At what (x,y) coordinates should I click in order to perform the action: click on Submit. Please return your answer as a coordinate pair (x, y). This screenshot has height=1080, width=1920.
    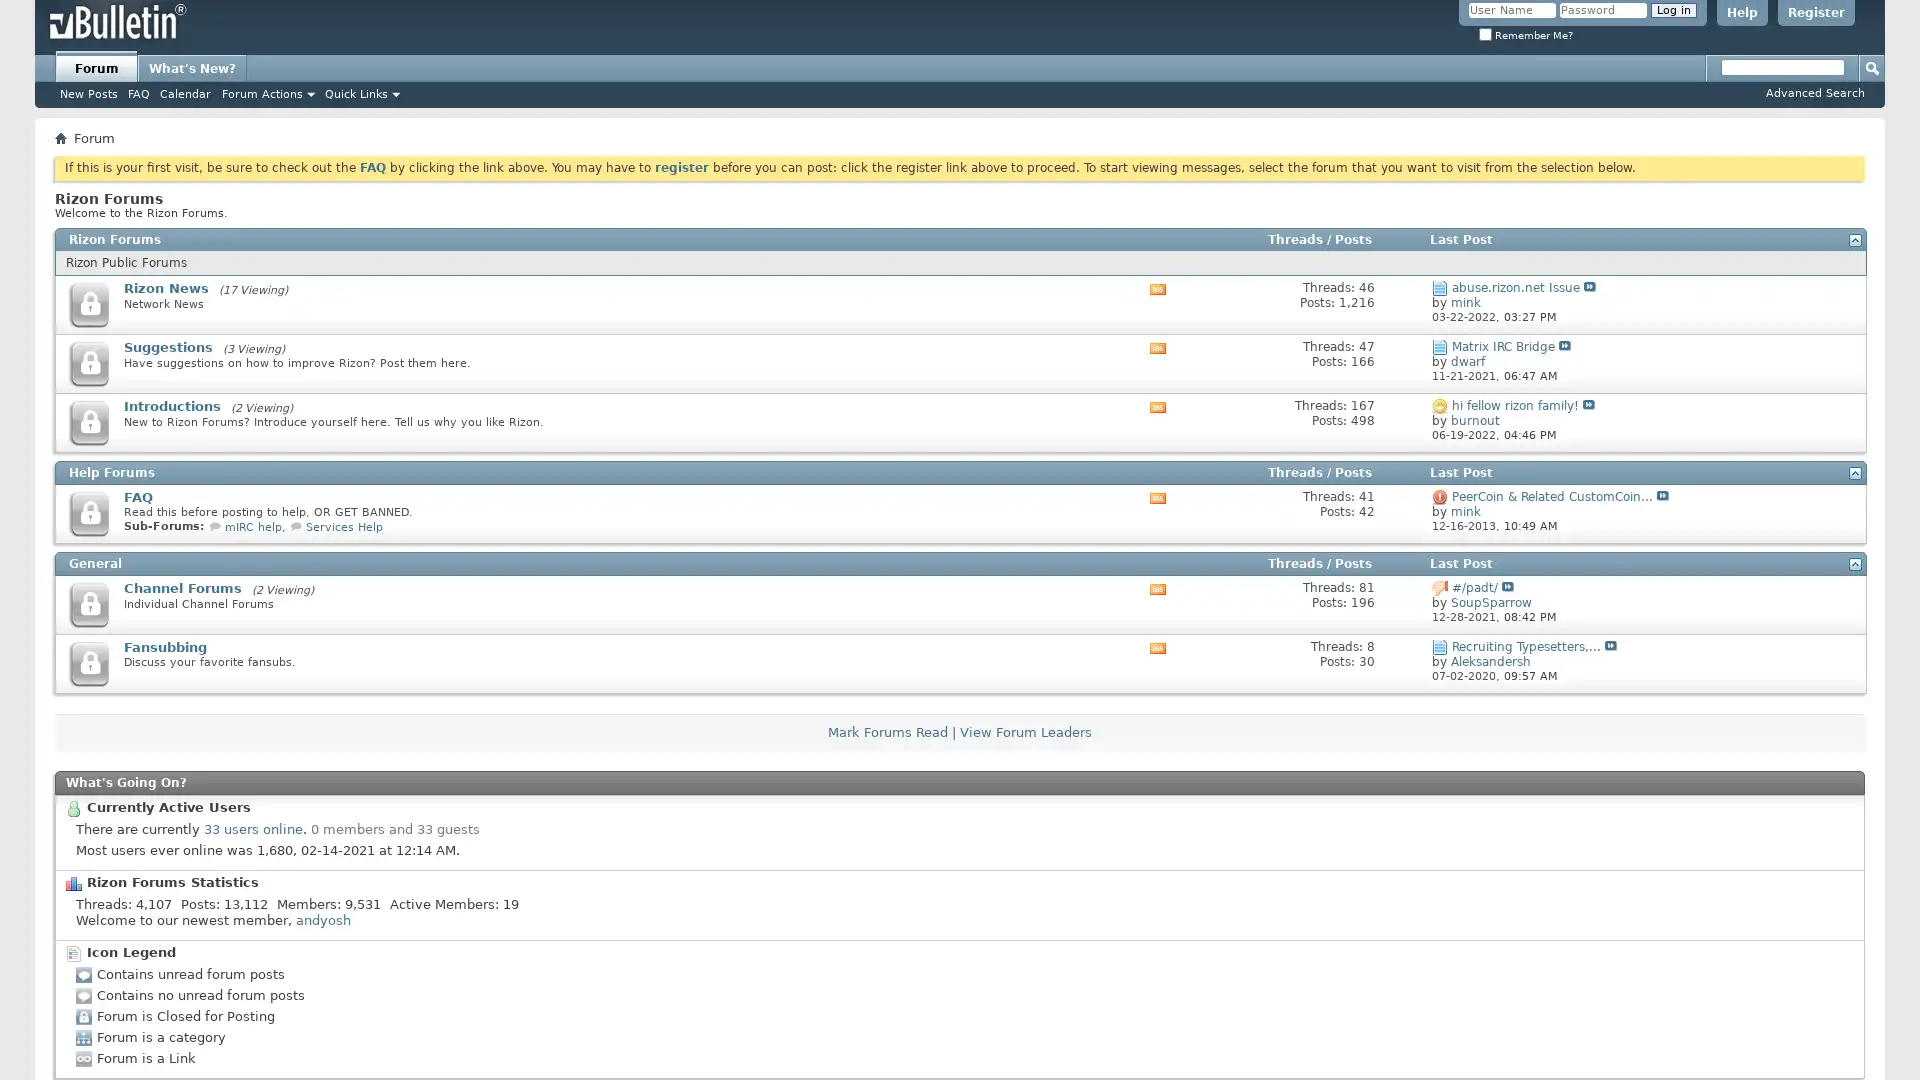
    Looking at the image, I should click on (1871, 65).